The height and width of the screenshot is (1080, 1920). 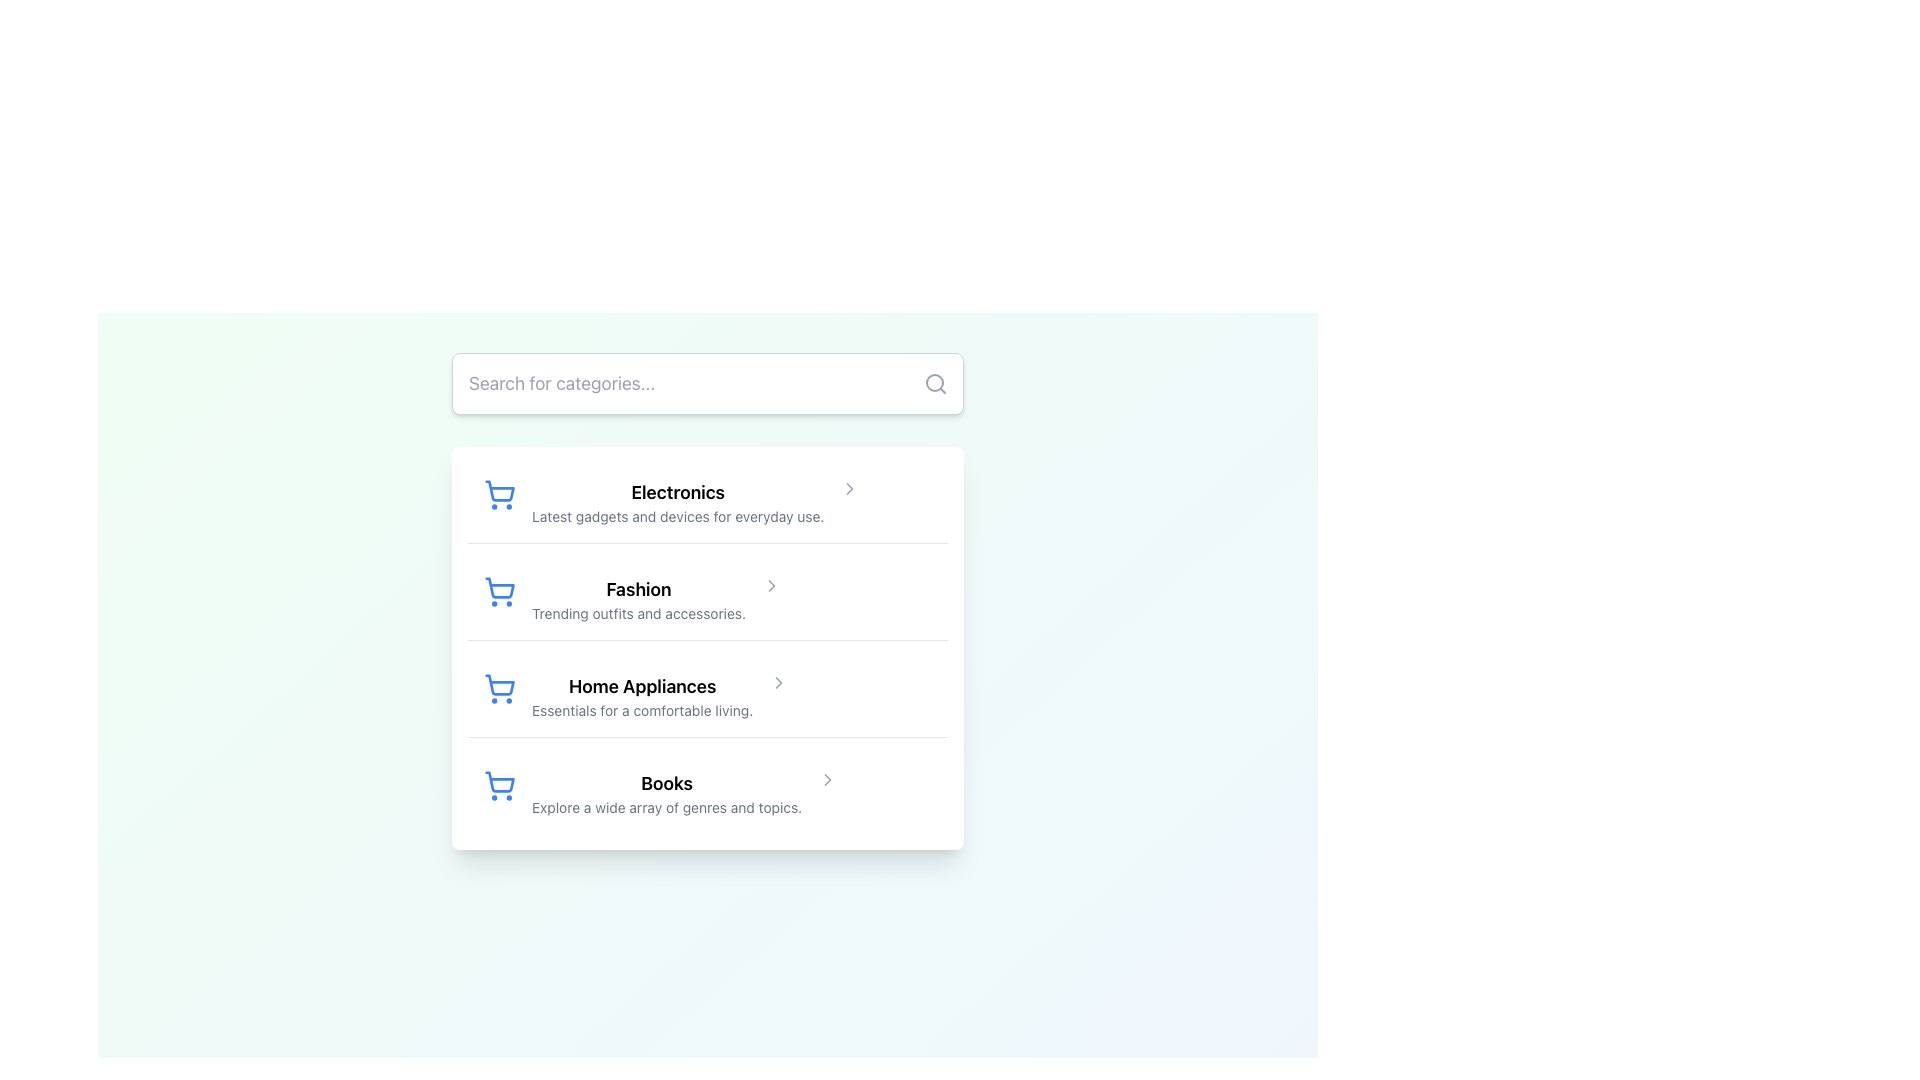 I want to click on the blue shopping cart icon located in the last row of the list, preceding the text 'Books', so click(x=499, y=785).